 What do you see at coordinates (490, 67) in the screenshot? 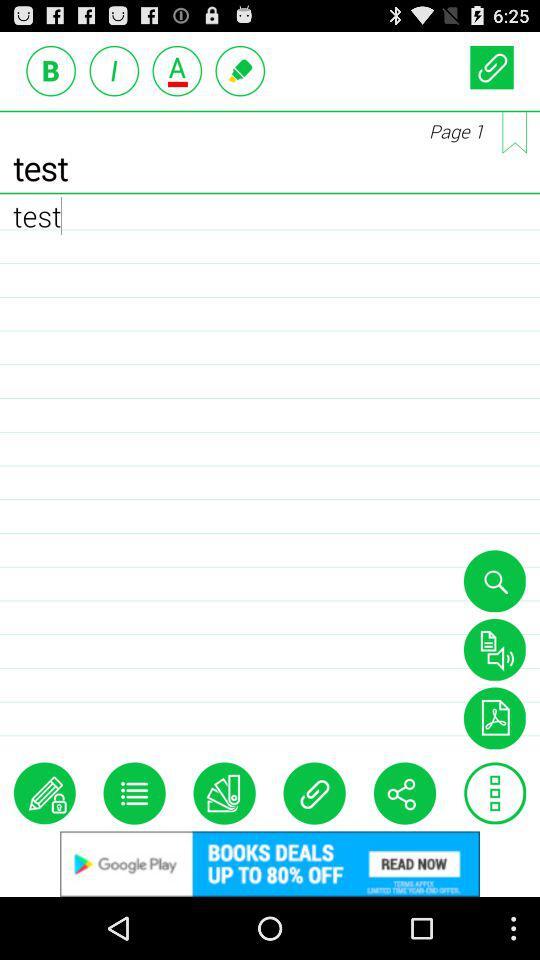
I see `short link` at bounding box center [490, 67].